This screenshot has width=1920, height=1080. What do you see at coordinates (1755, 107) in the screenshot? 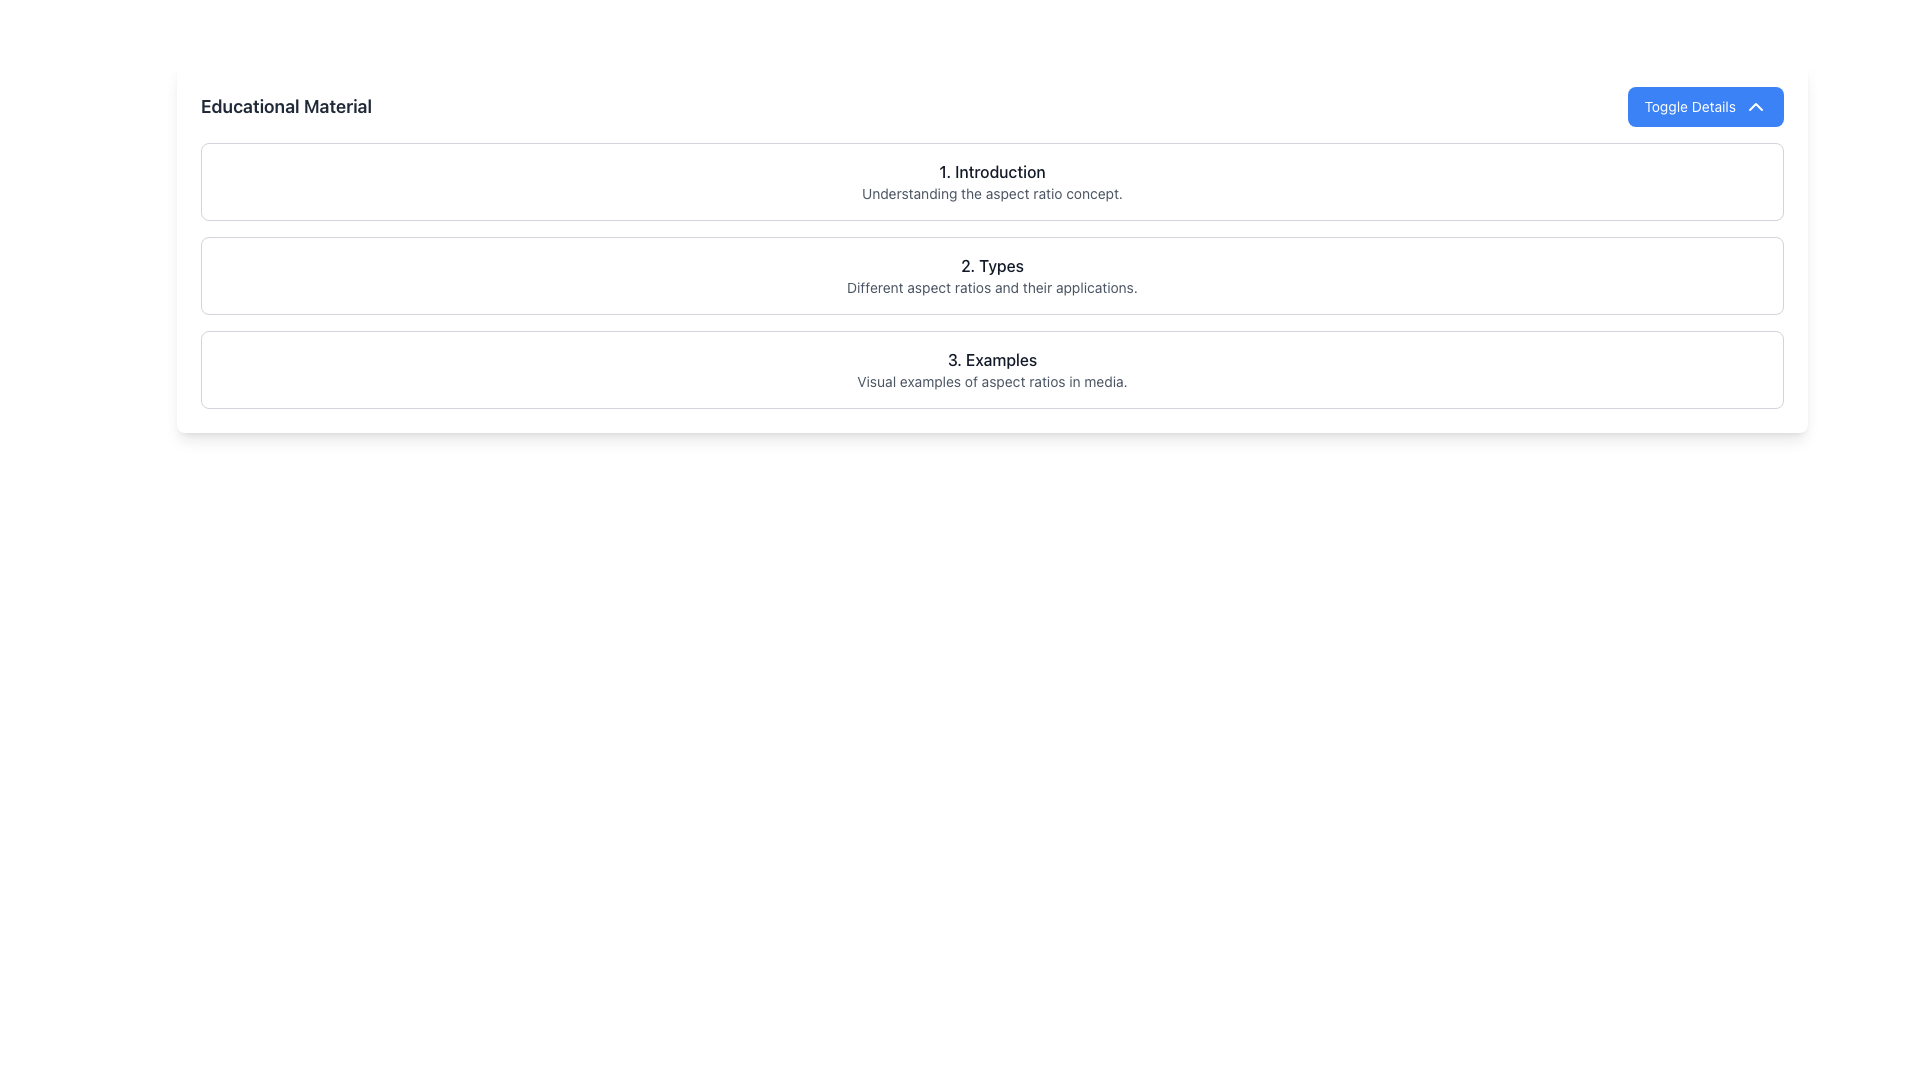
I see `the small chevron-shaped icon located to the right of the 'Toggle Details' label` at bounding box center [1755, 107].